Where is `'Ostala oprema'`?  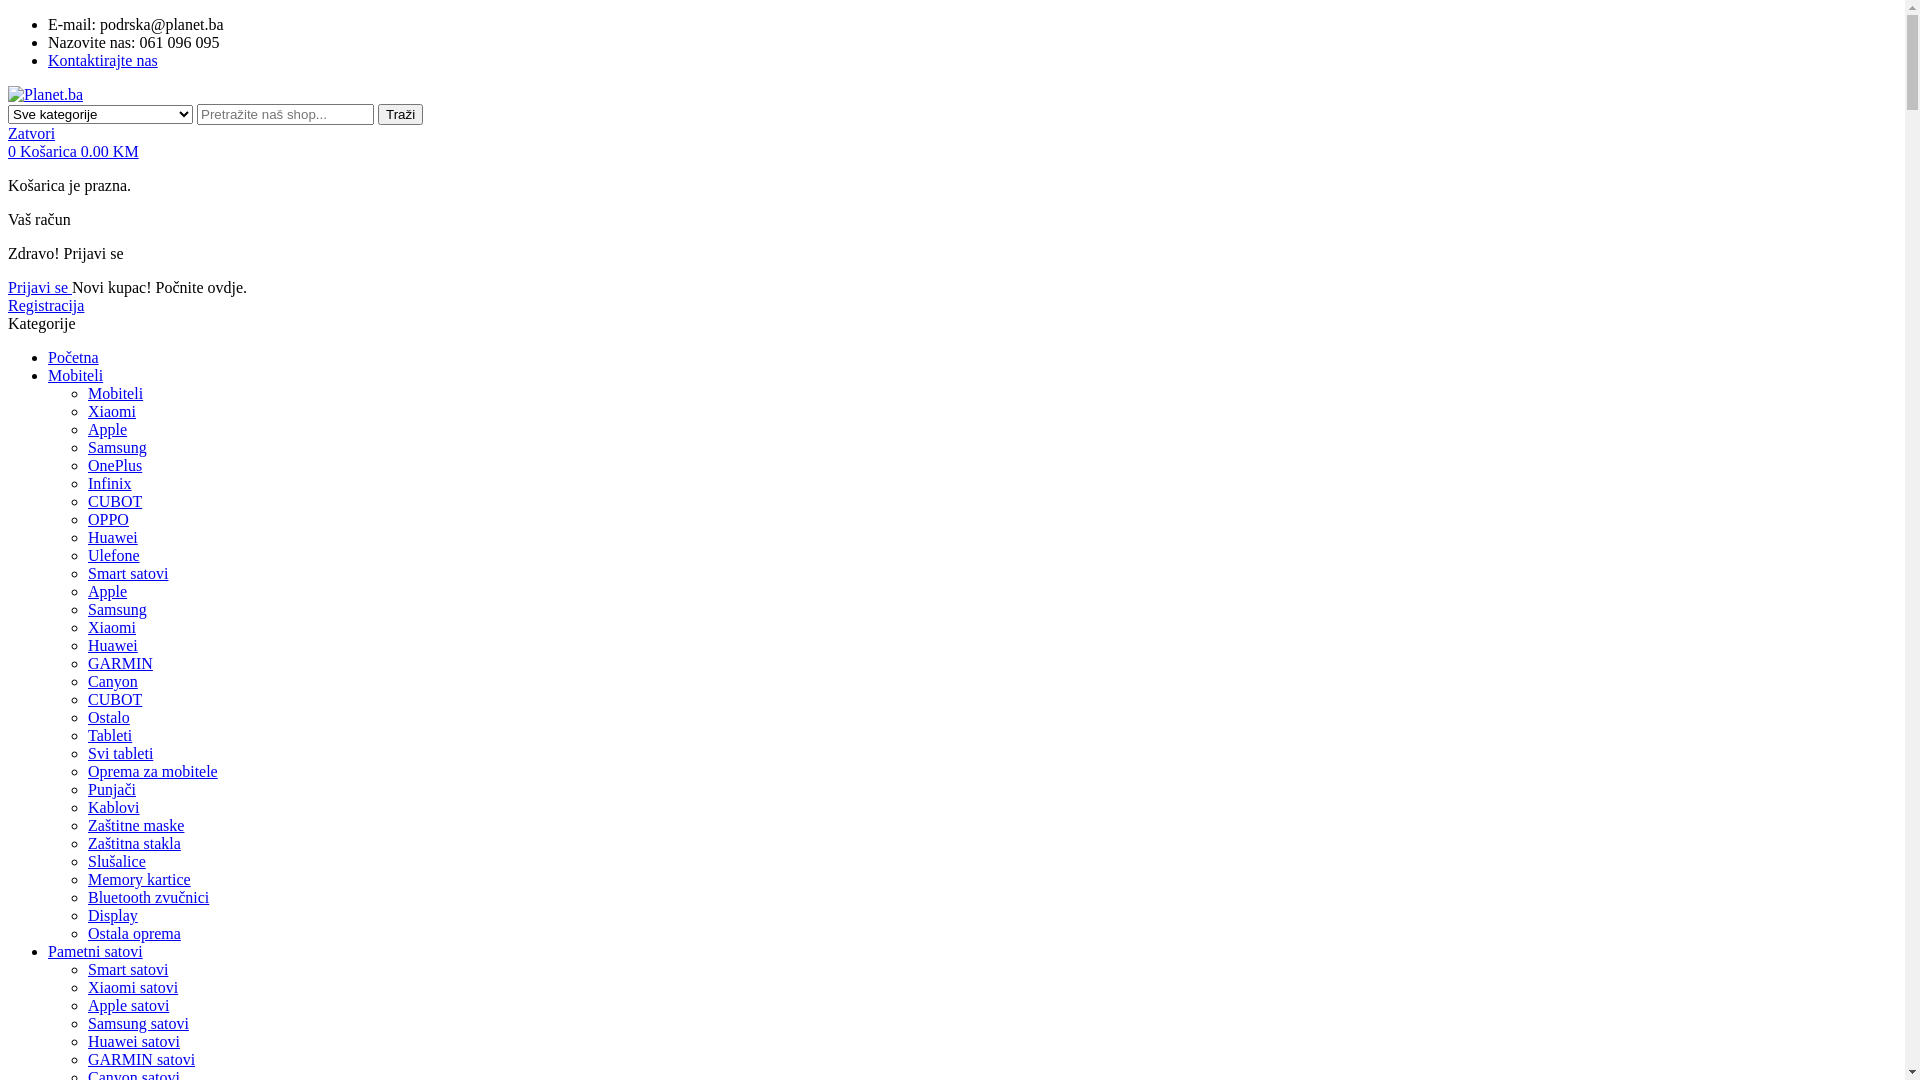
'Ostala oprema' is located at coordinates (133, 933).